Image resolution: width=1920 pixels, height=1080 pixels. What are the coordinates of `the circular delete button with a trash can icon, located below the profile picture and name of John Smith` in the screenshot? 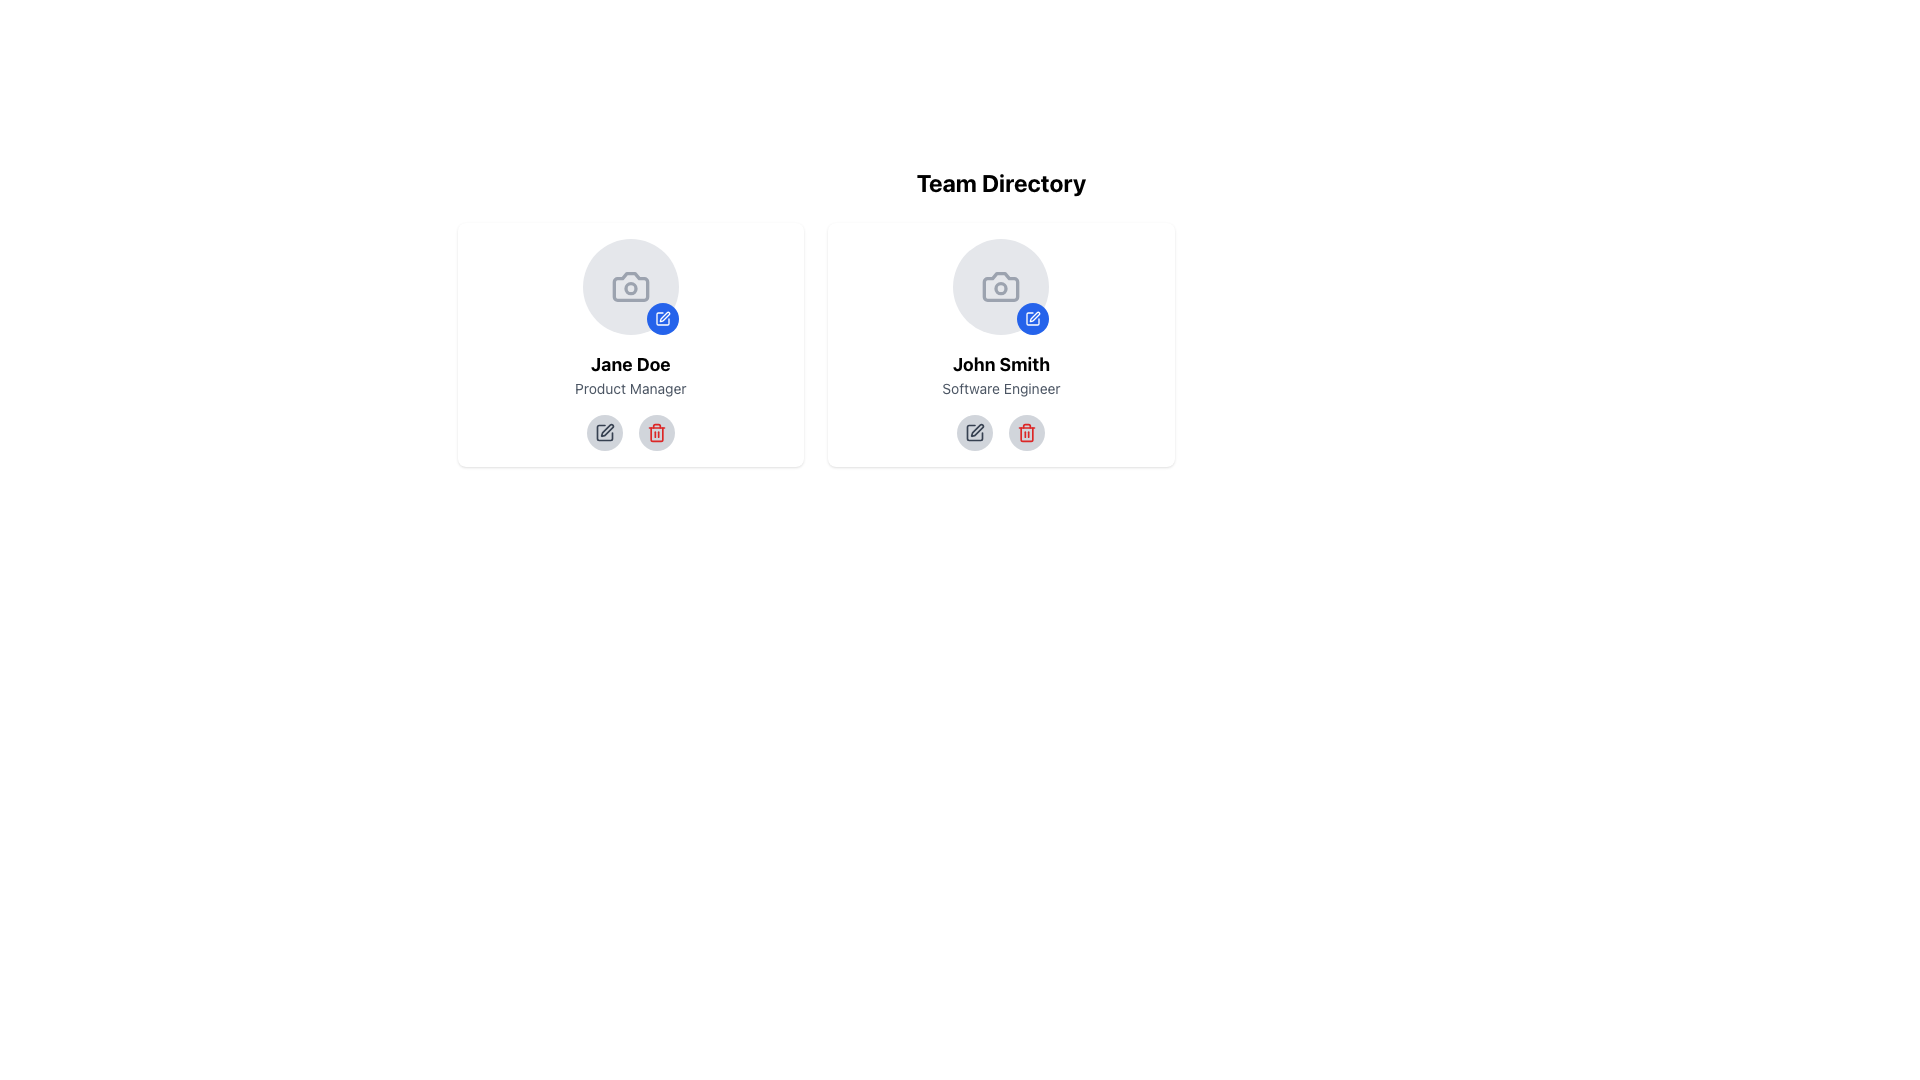 It's located at (1027, 431).